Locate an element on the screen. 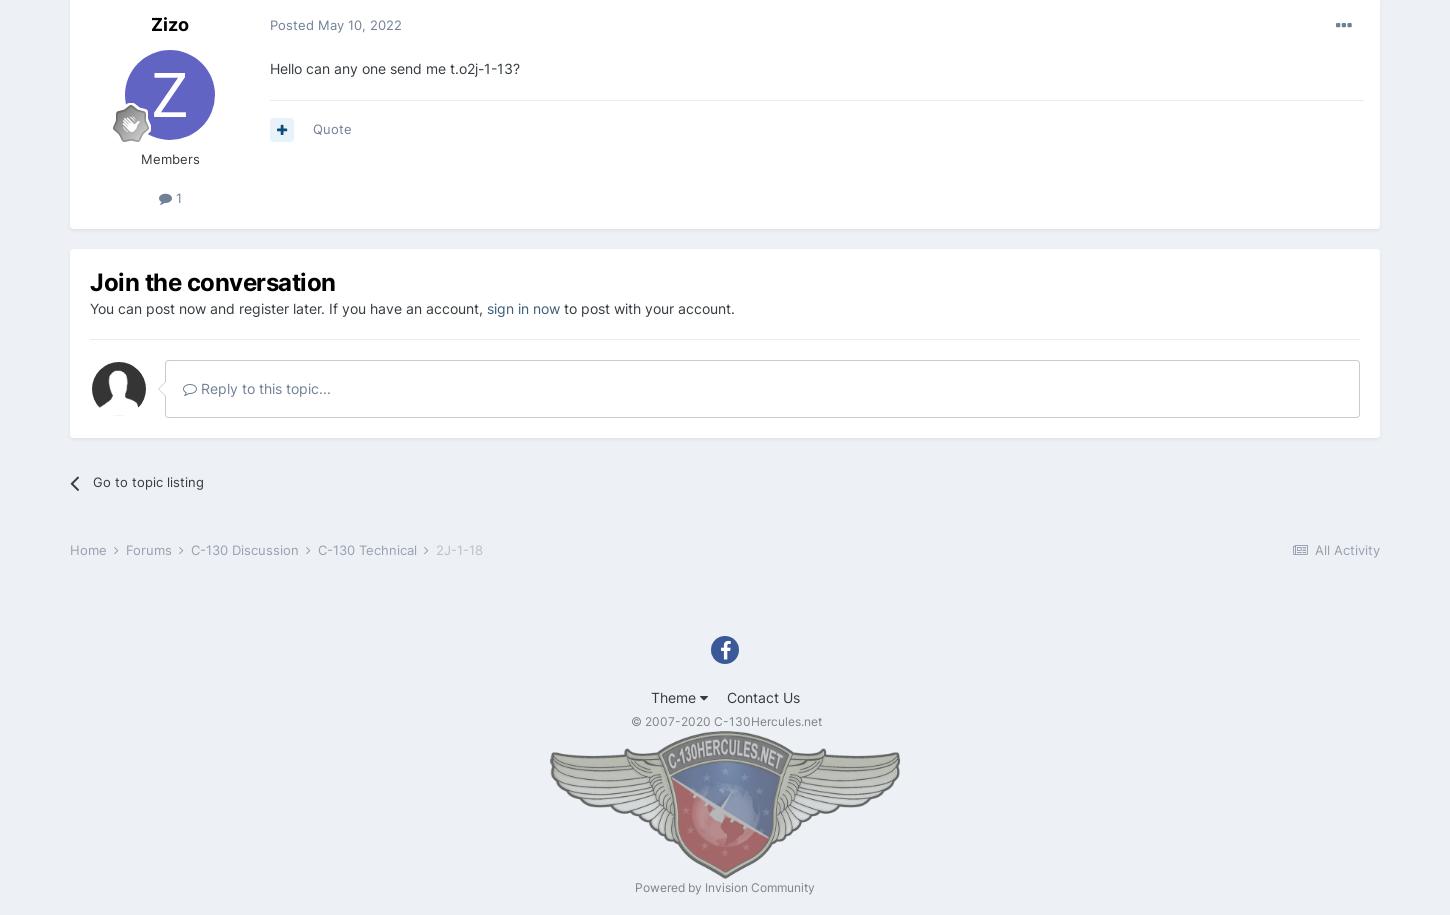  'Contact Us' is located at coordinates (762, 695).